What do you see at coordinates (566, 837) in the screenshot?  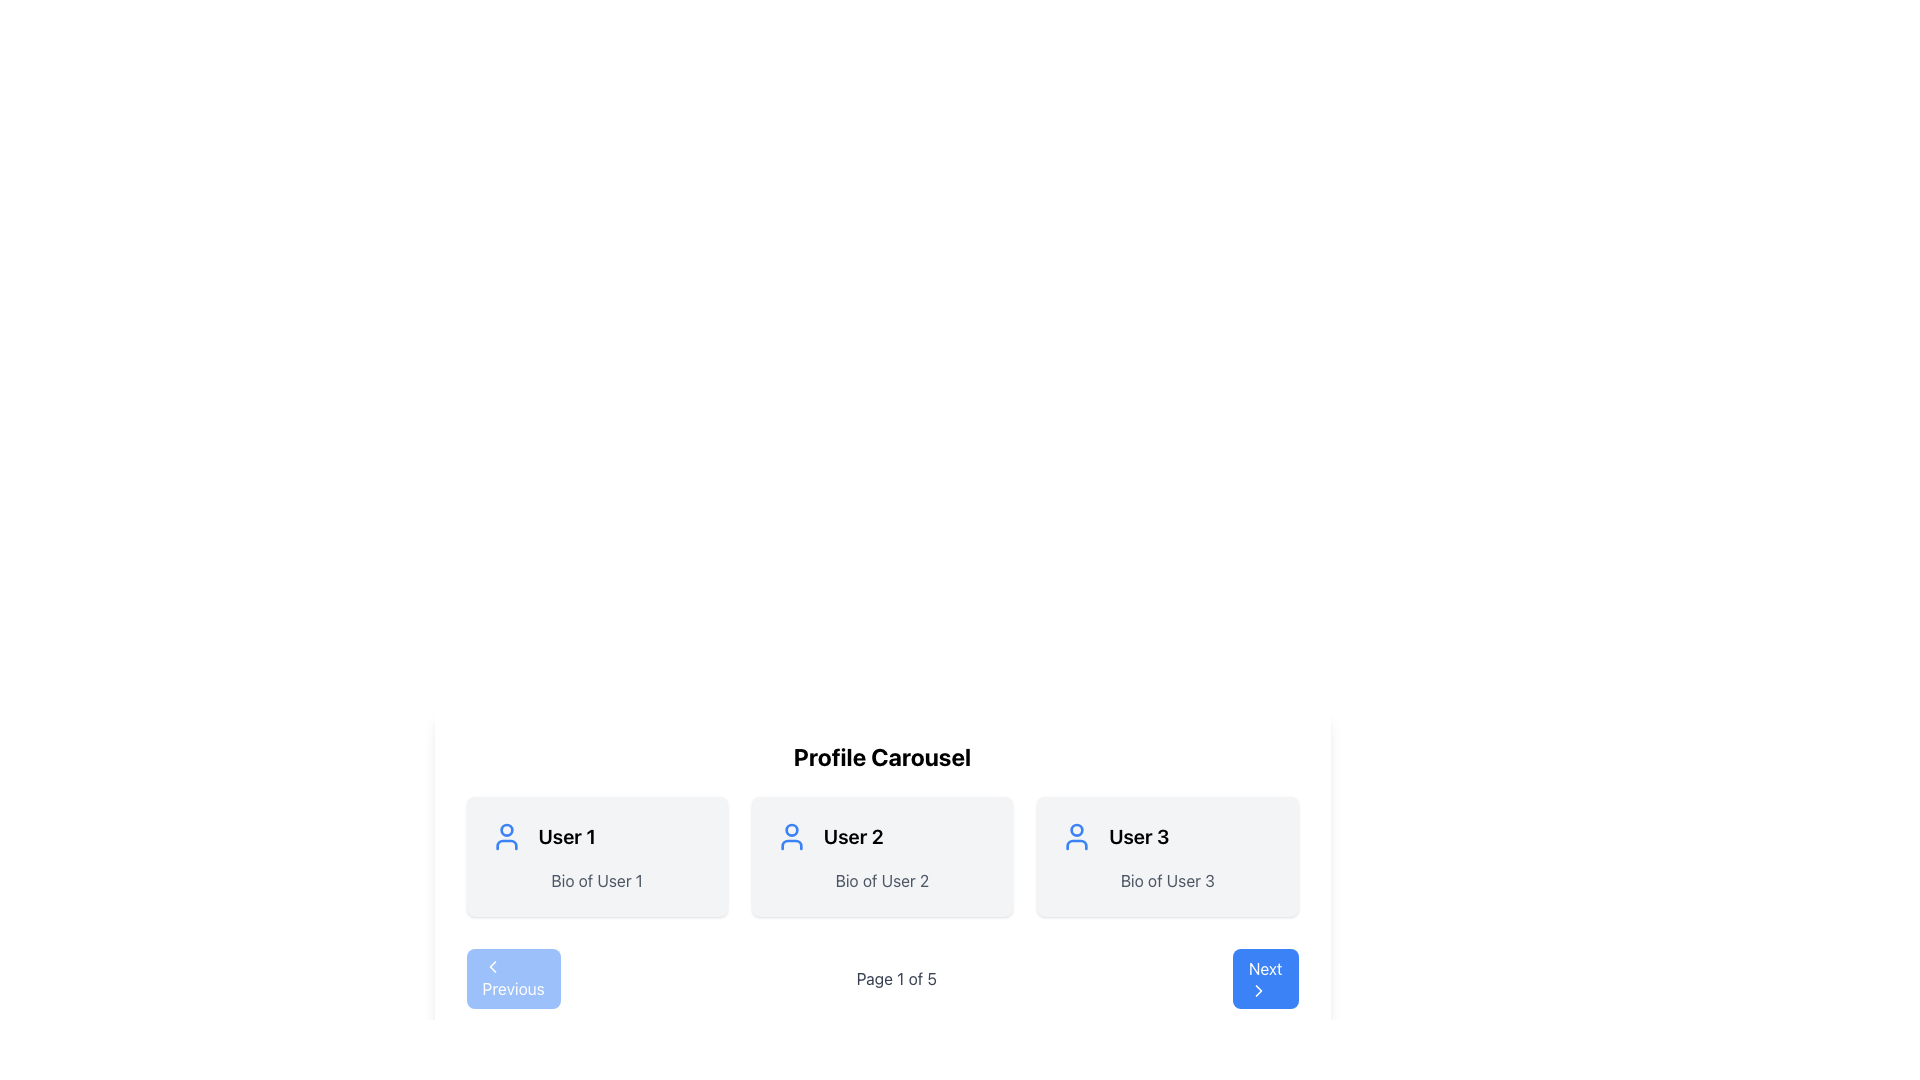 I see `the static text label element that serves as a title for the user, located centrally in the leftmost card of a horizontal row, adjacent to a blue user icon` at bounding box center [566, 837].